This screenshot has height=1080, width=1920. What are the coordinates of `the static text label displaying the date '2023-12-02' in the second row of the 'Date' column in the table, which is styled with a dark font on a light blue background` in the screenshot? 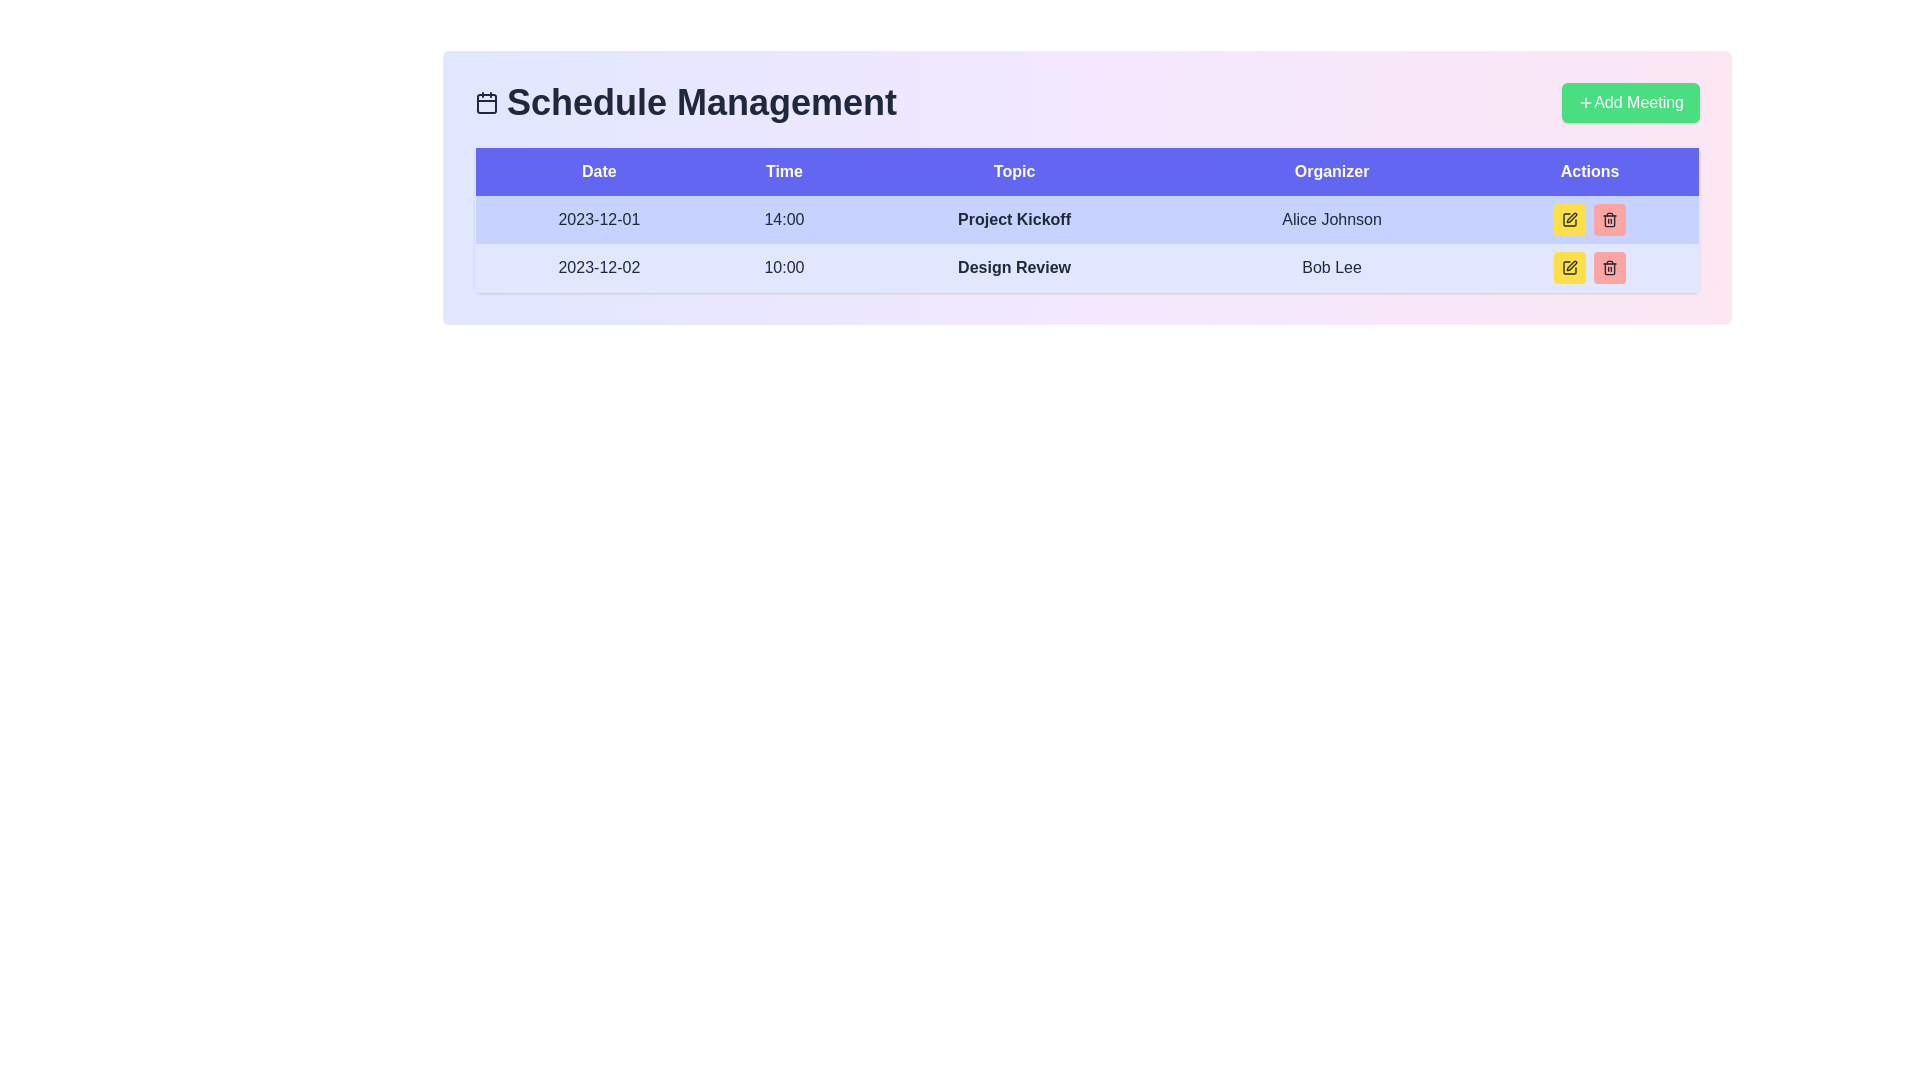 It's located at (598, 267).